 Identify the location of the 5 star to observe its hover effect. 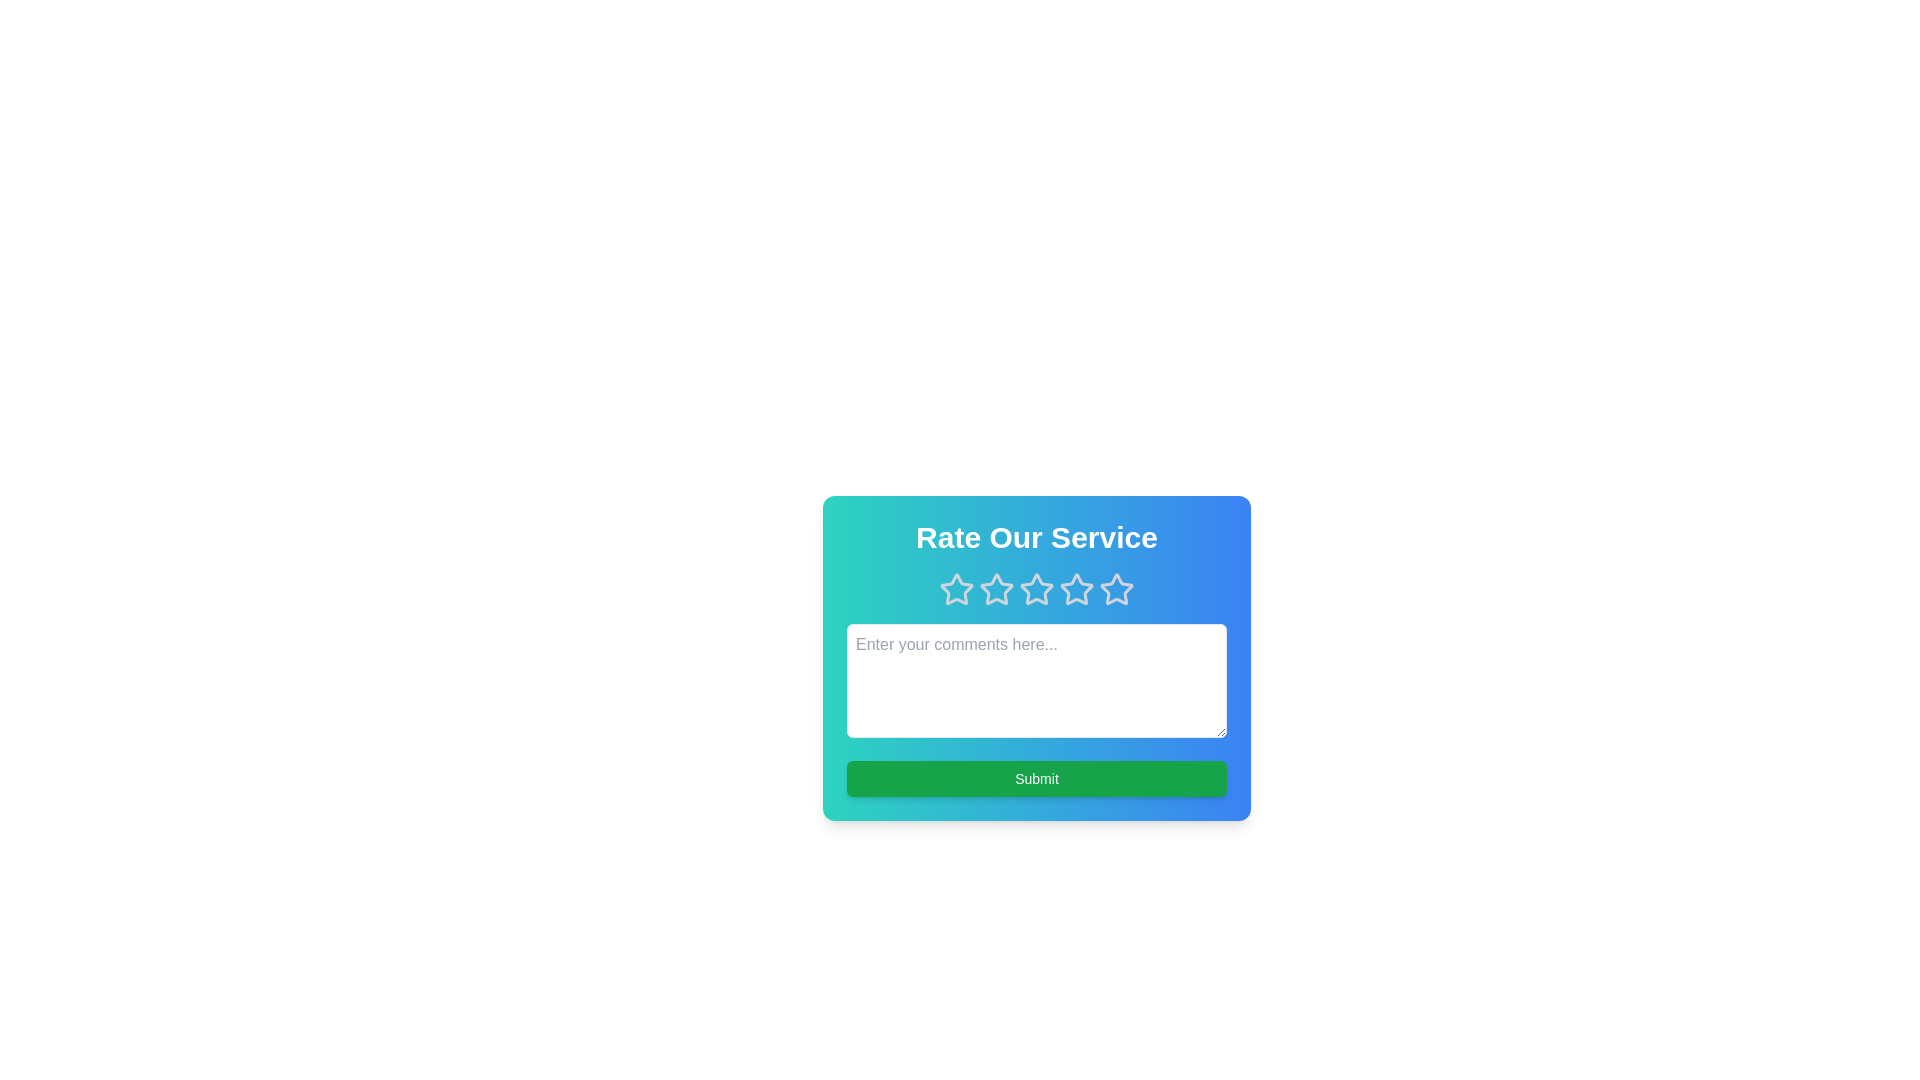
(1116, 589).